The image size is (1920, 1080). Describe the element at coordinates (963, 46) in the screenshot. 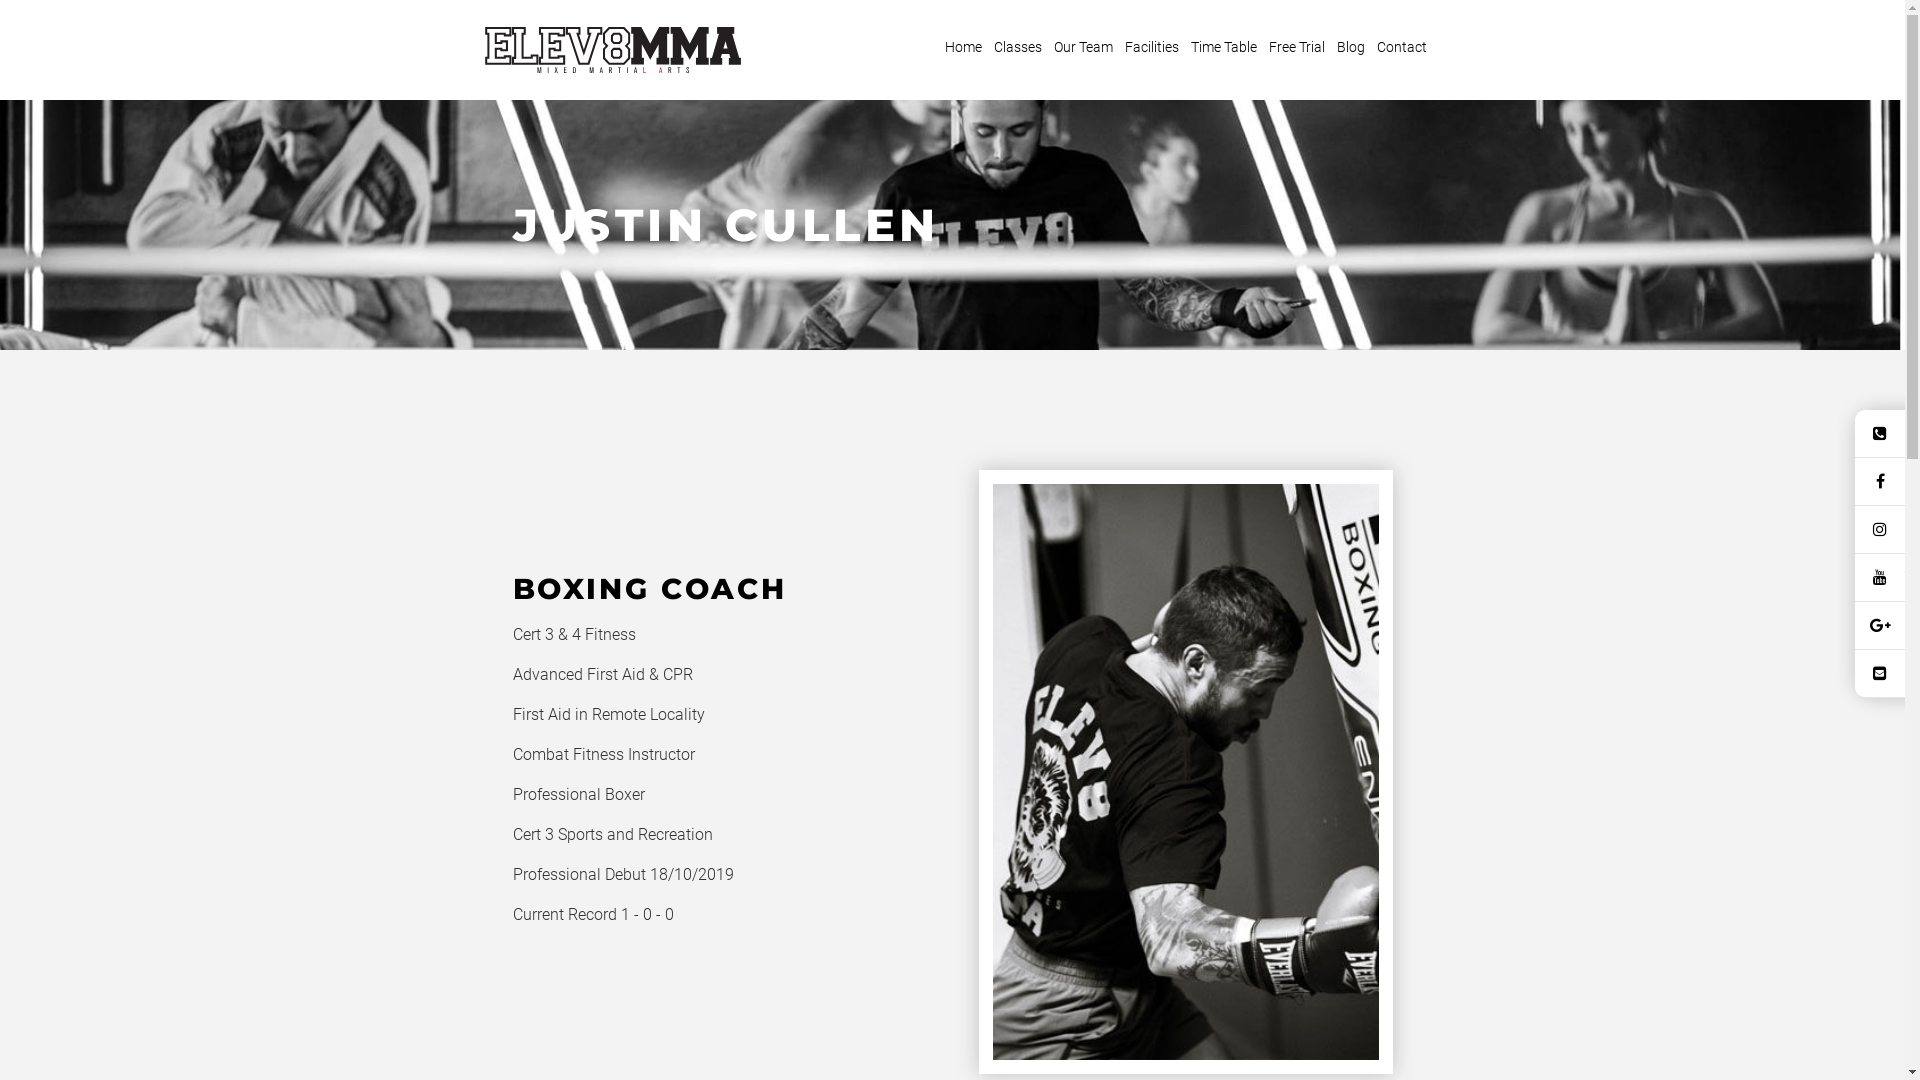

I see `'Home'` at that location.